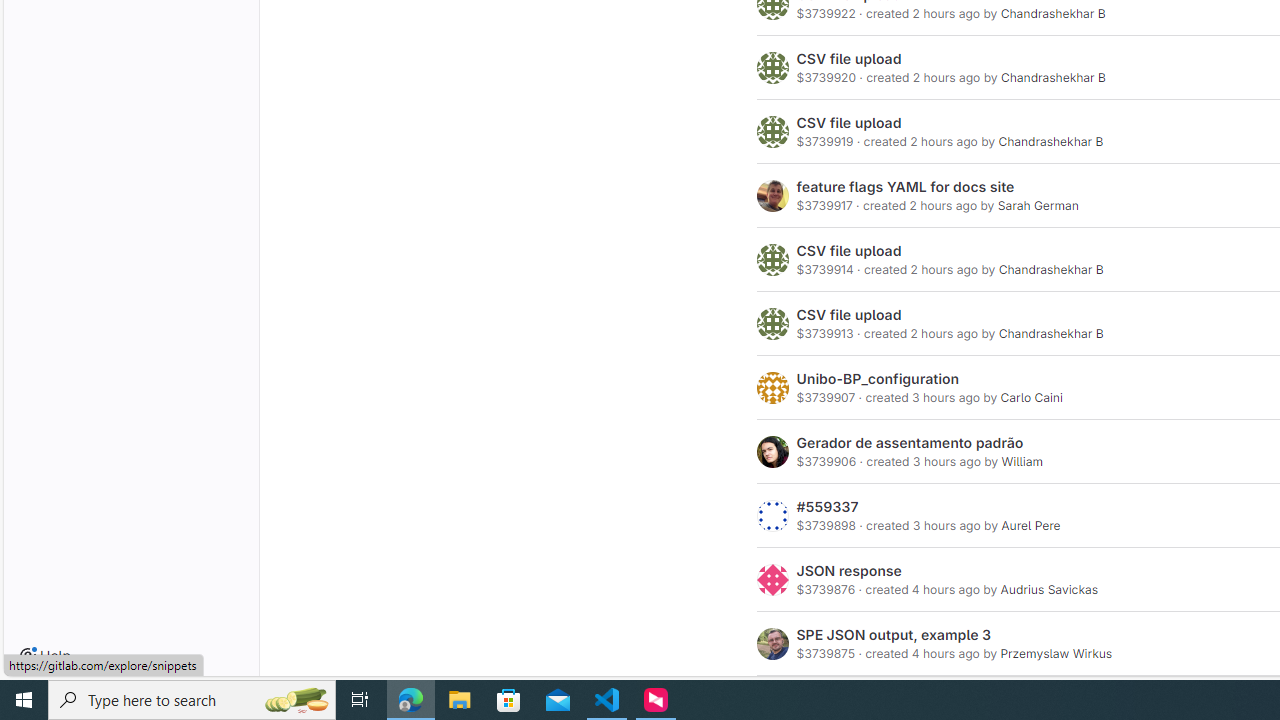  I want to click on 'William', so click(1022, 462).